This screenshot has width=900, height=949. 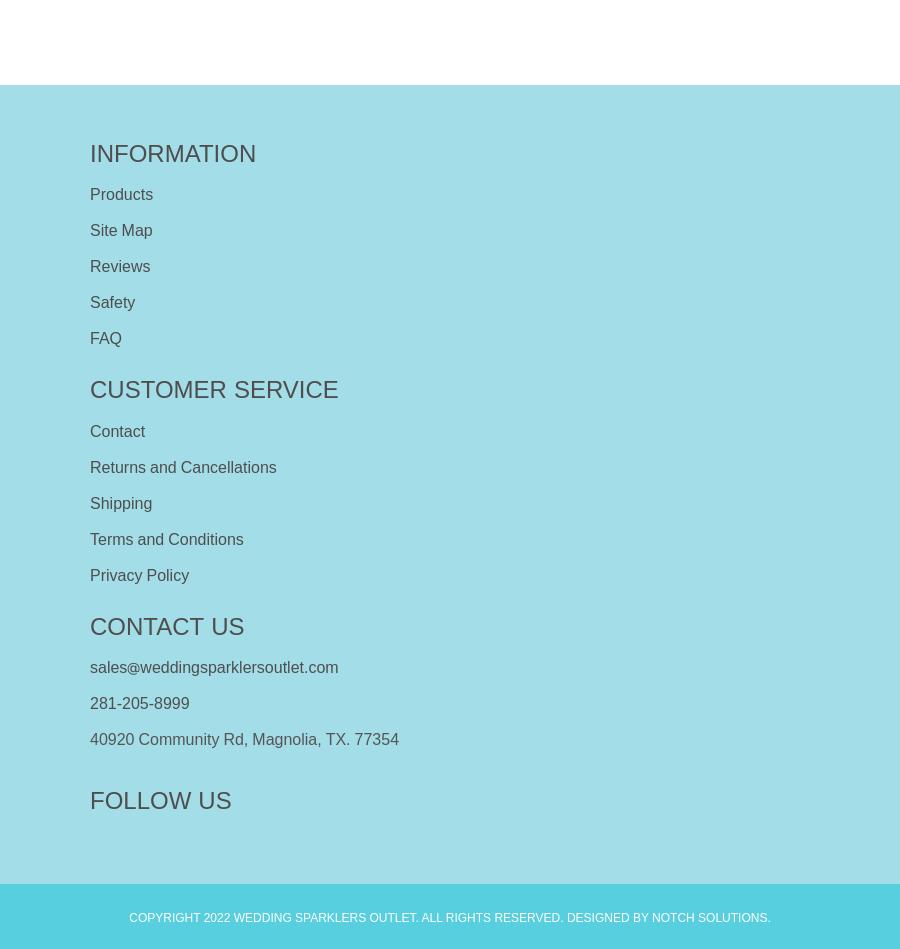 I want to click on 'Safety', so click(x=89, y=300).